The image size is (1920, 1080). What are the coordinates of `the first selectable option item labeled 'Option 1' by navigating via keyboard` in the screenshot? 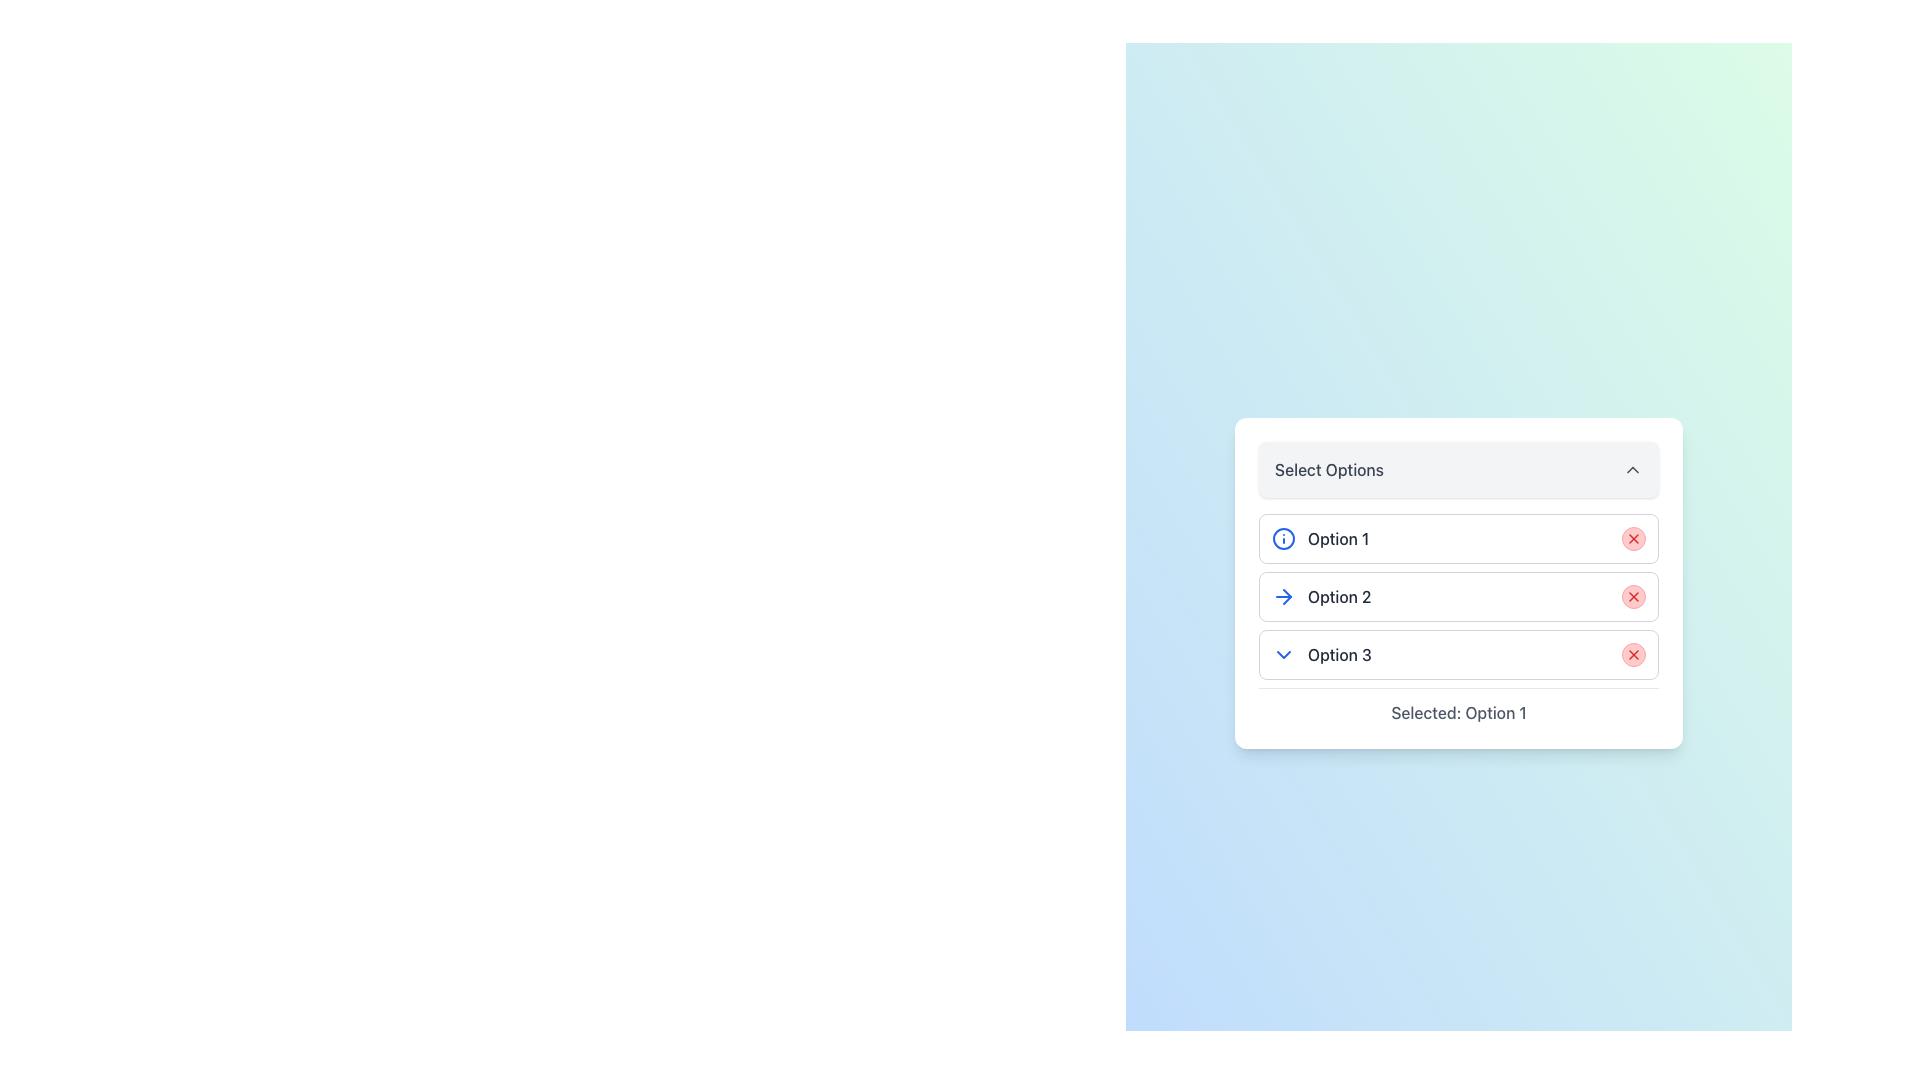 It's located at (1459, 537).